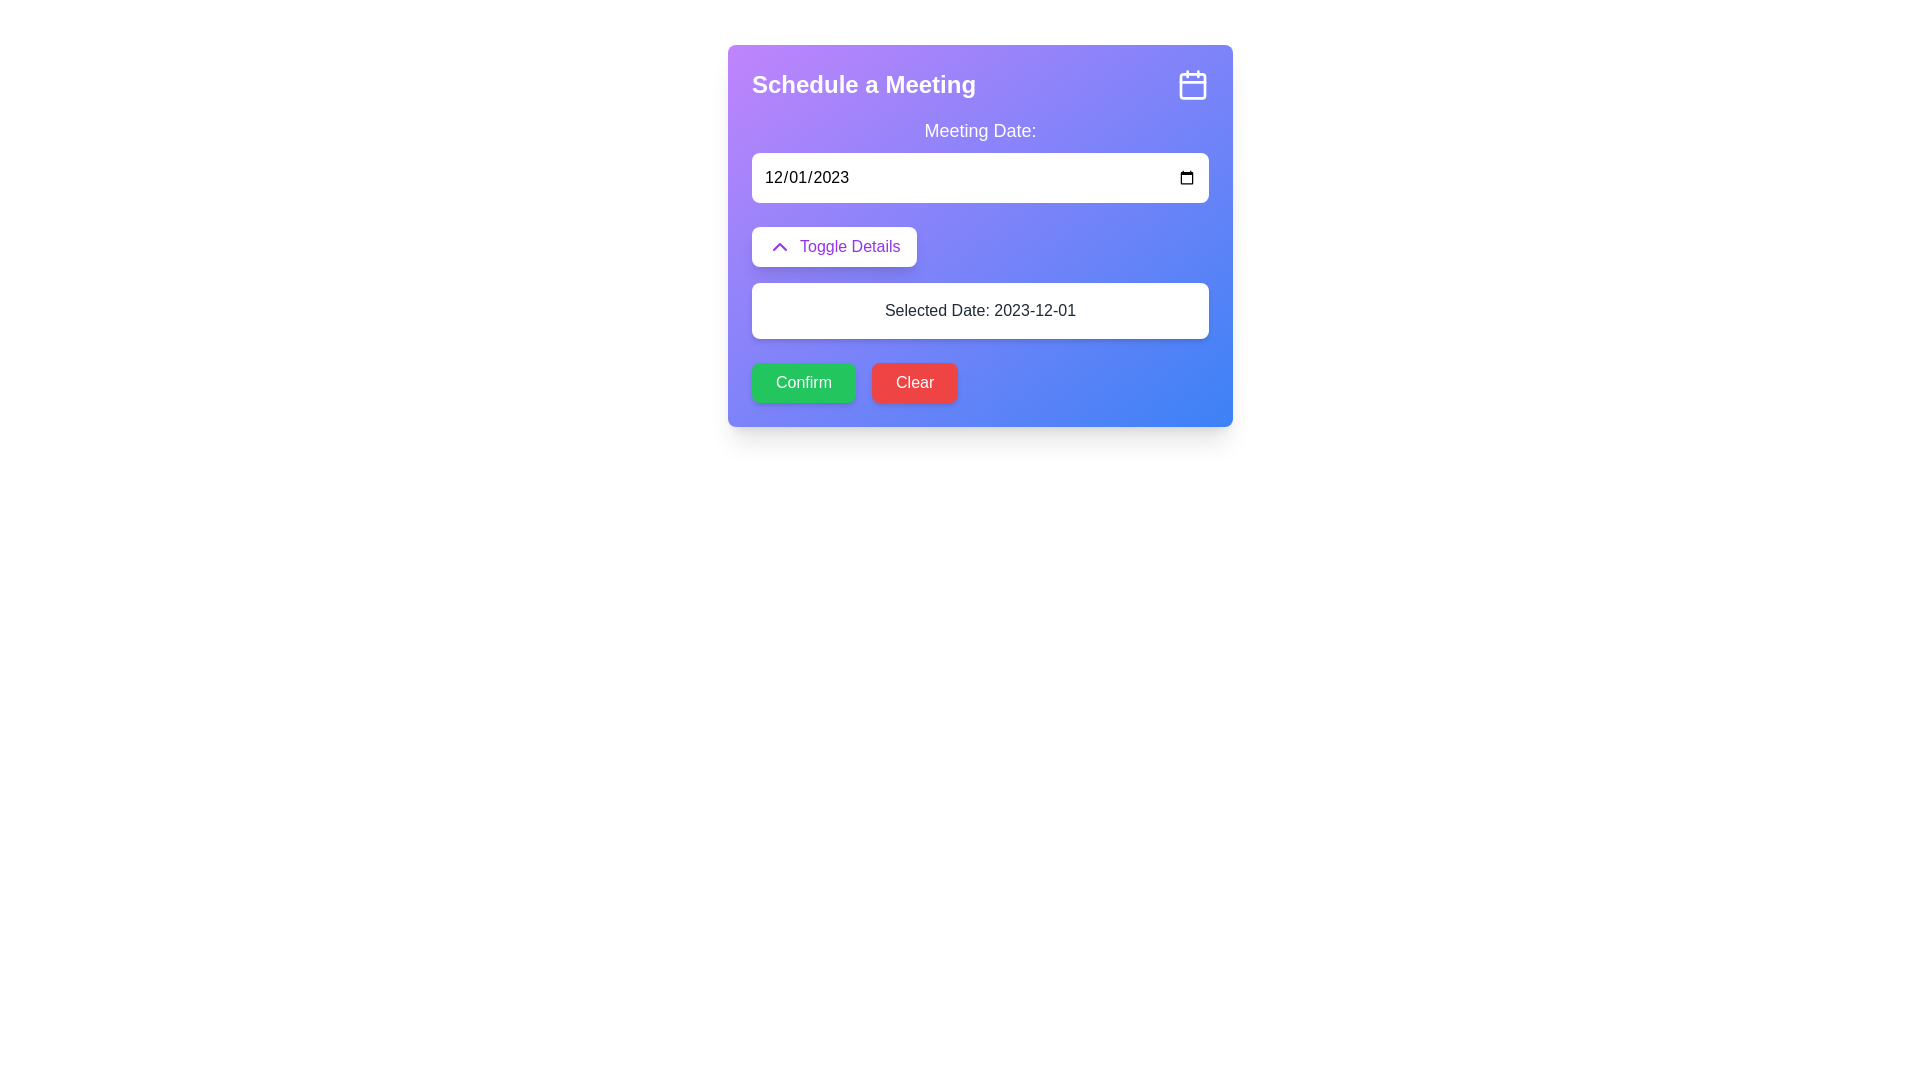 Image resolution: width=1920 pixels, height=1080 pixels. What do you see at coordinates (864, 83) in the screenshot?
I see `the text label indicating the purpose related to scheduling meetings` at bounding box center [864, 83].